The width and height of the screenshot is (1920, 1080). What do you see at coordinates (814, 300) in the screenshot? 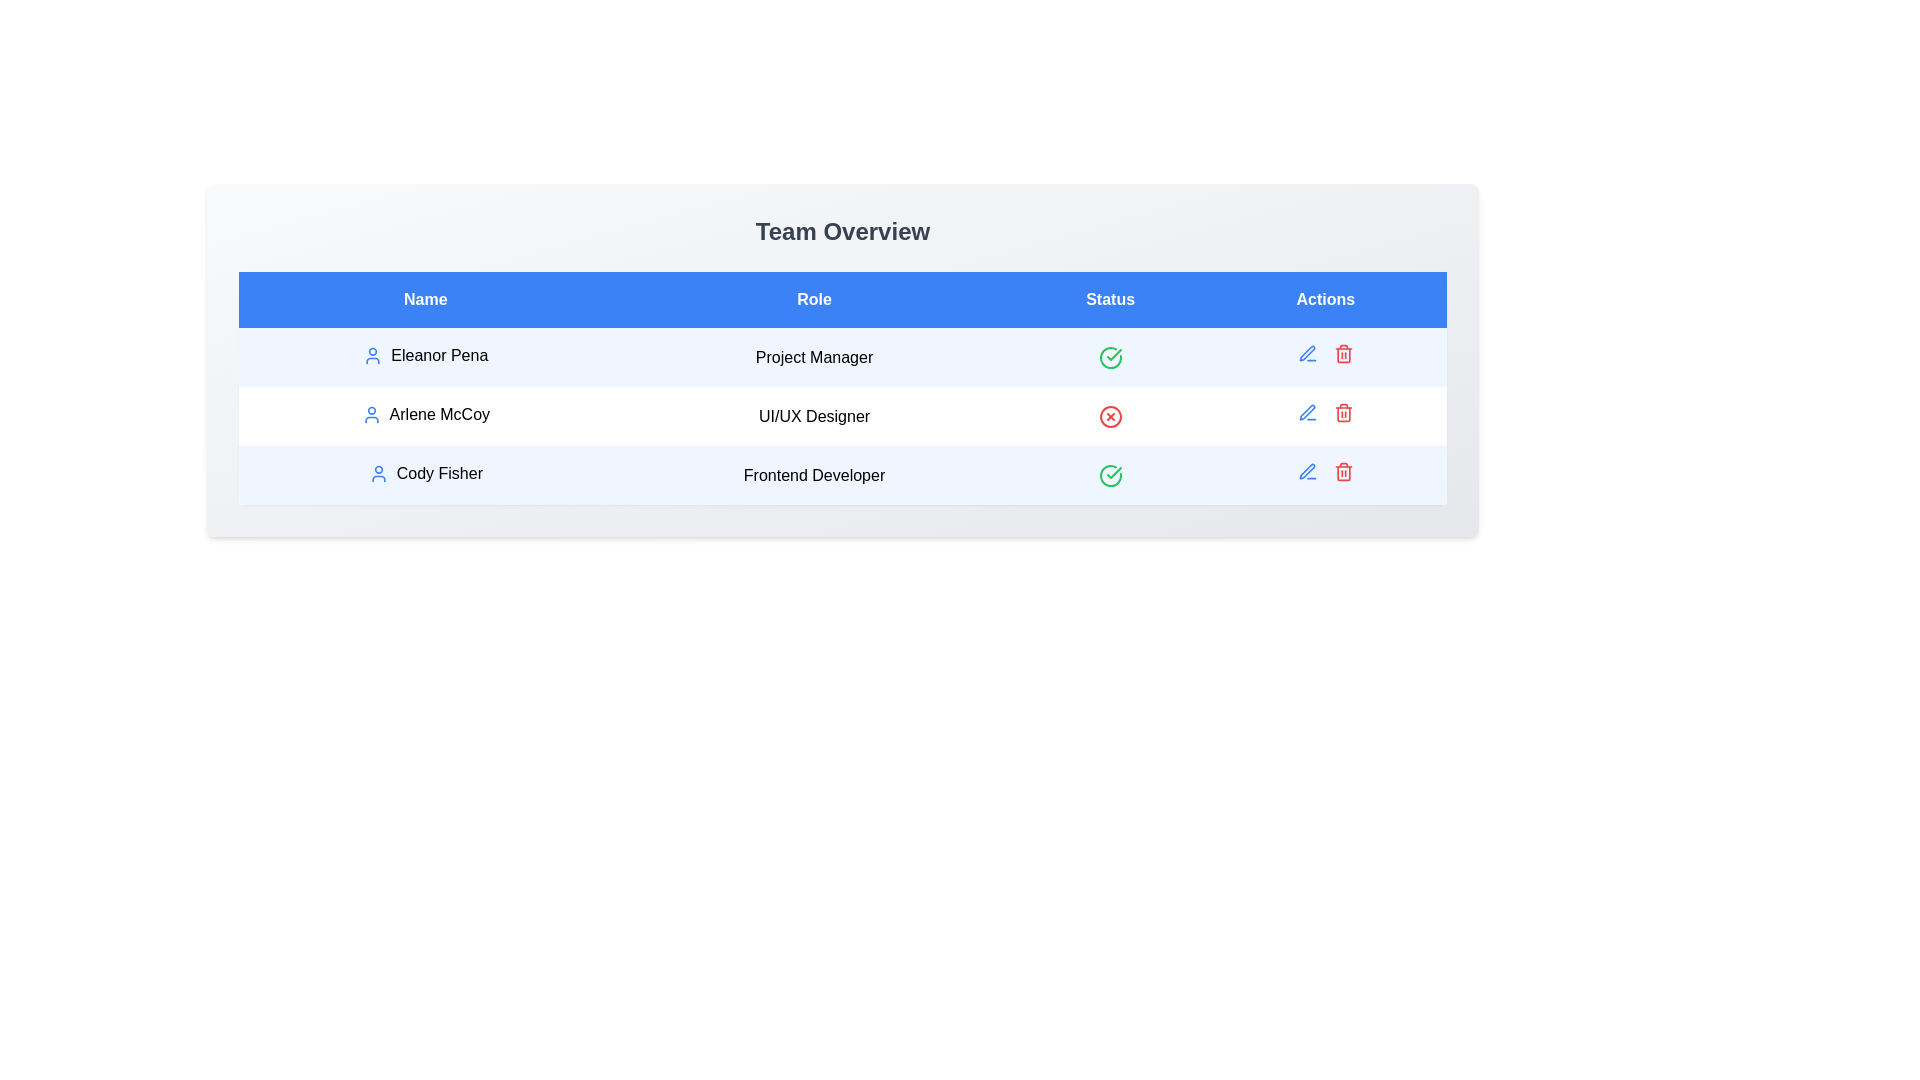
I see `the 'Role' text label, which is a blue rectangular section with white bold text, located between the 'Name' and 'Status' headers in the horizontal header row` at bounding box center [814, 300].